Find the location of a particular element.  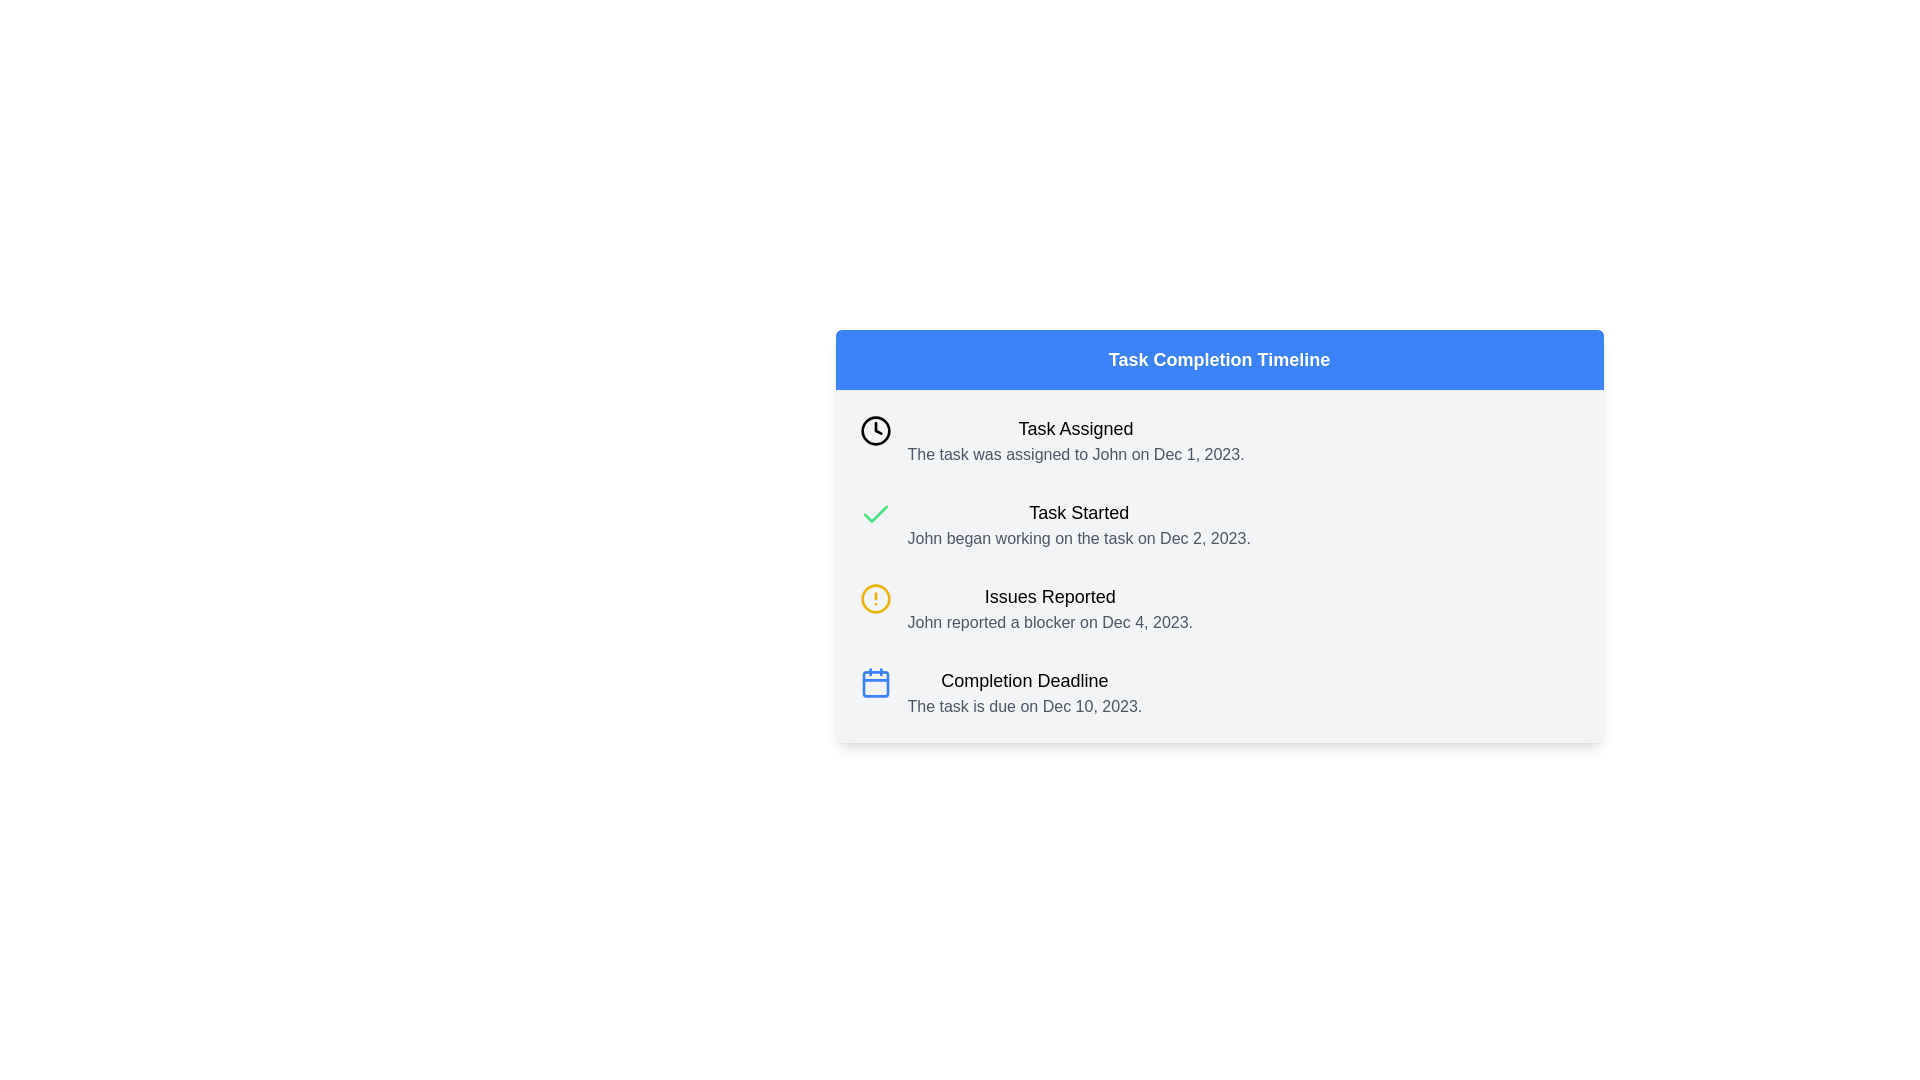

the Informational Card that provides details about the start of a task, located in the vertical timeline under 'Task Completion Timeline', positioned between 'Task Assigned' and 'Issues Reported' is located at coordinates (1218, 523).